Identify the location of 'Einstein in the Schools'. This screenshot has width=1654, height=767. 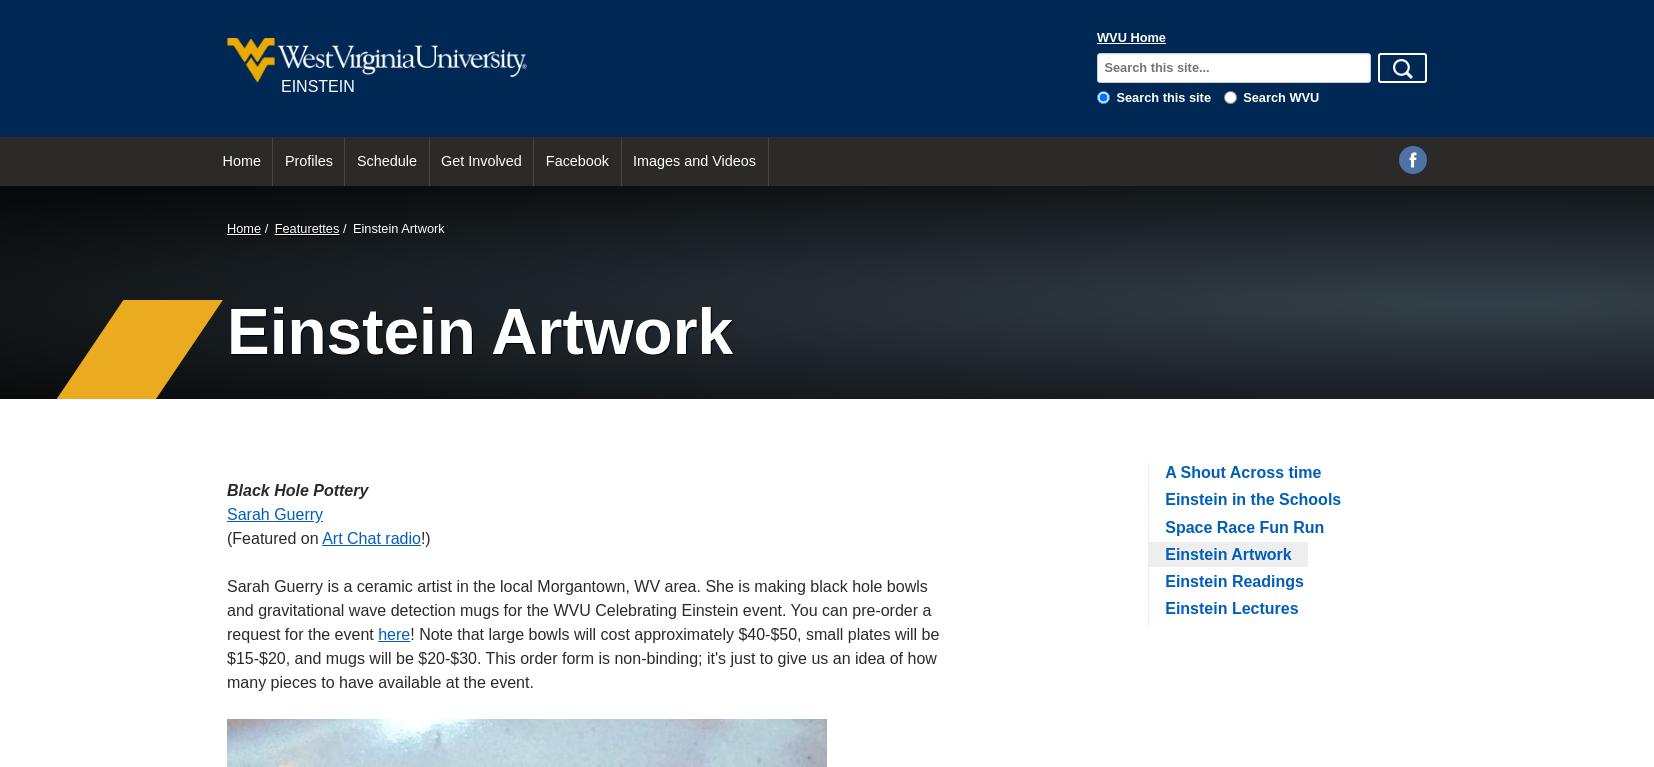
(1164, 498).